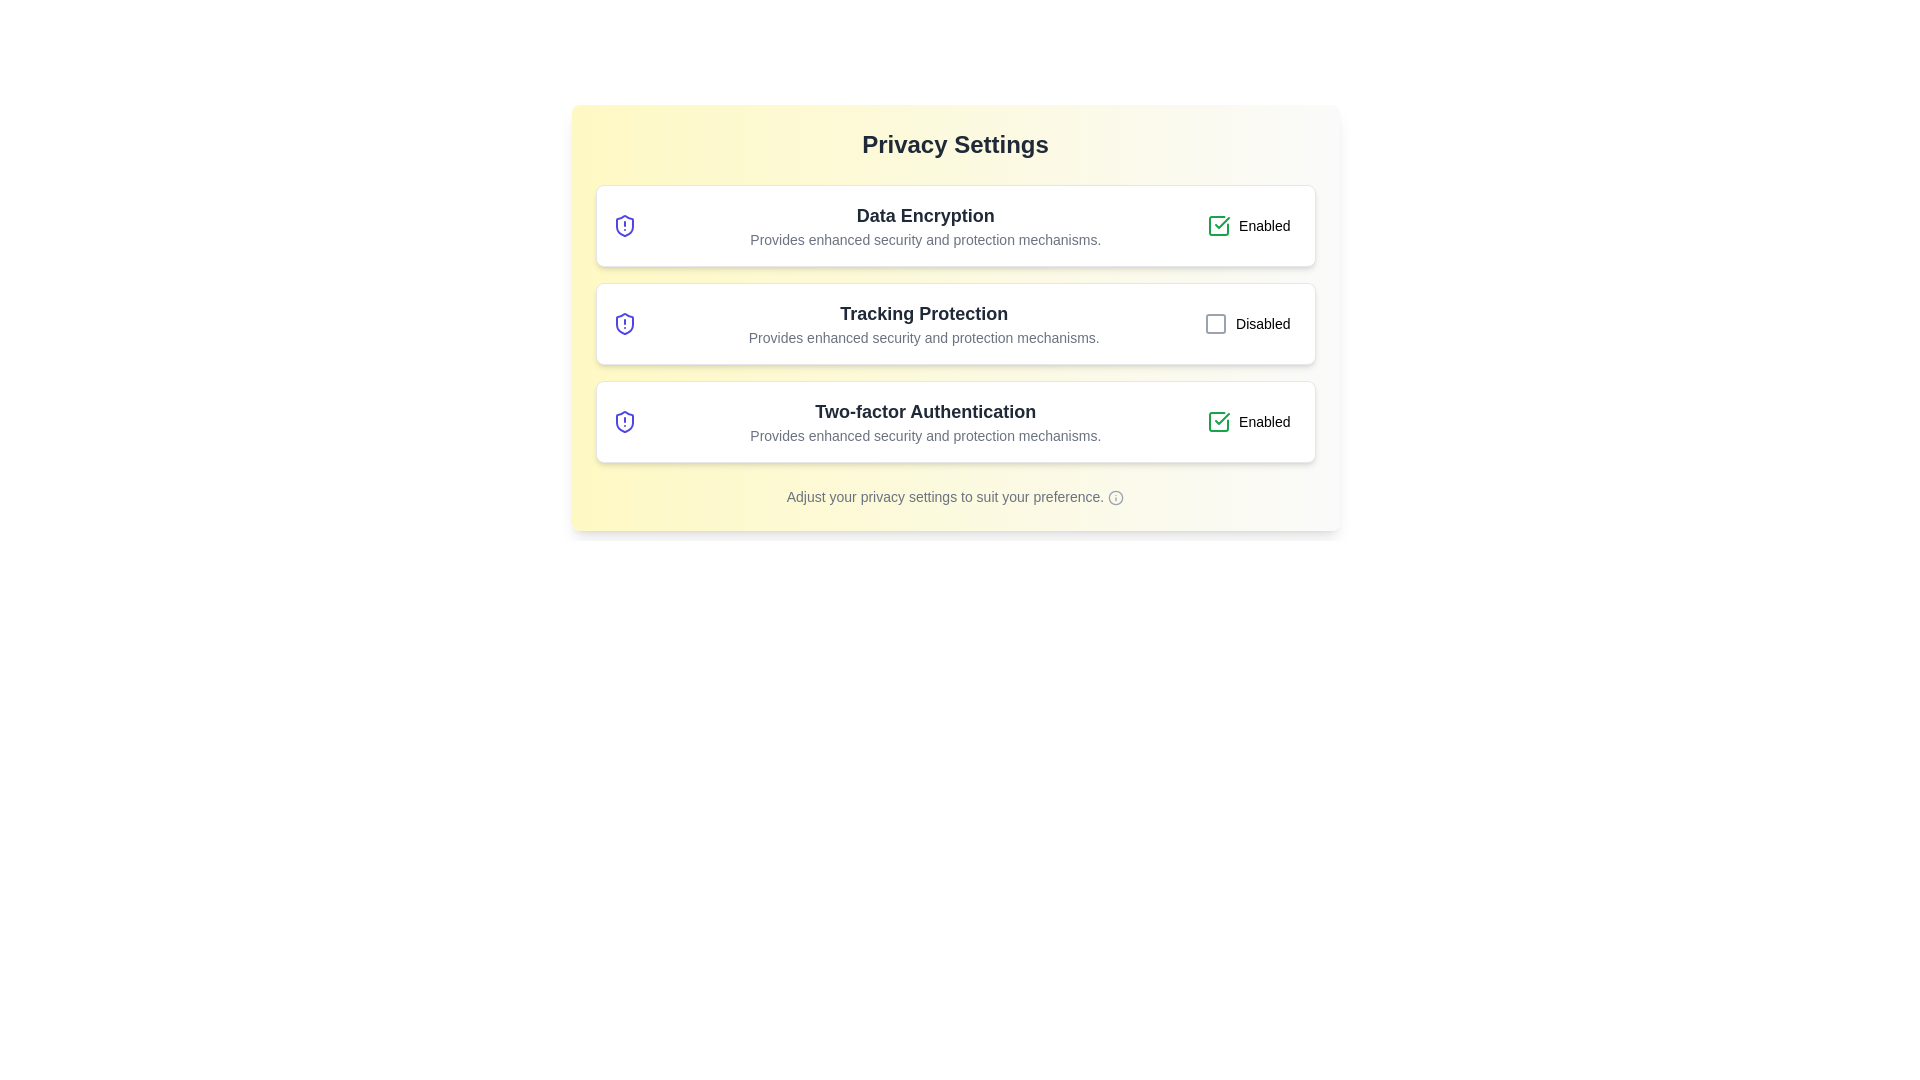 The width and height of the screenshot is (1920, 1080). I want to click on properties of the warning icon associated with the 'Two-factor Authentication' setting, which is located to the left of the corresponding text and adjacent to the toggle switch, so click(623, 420).